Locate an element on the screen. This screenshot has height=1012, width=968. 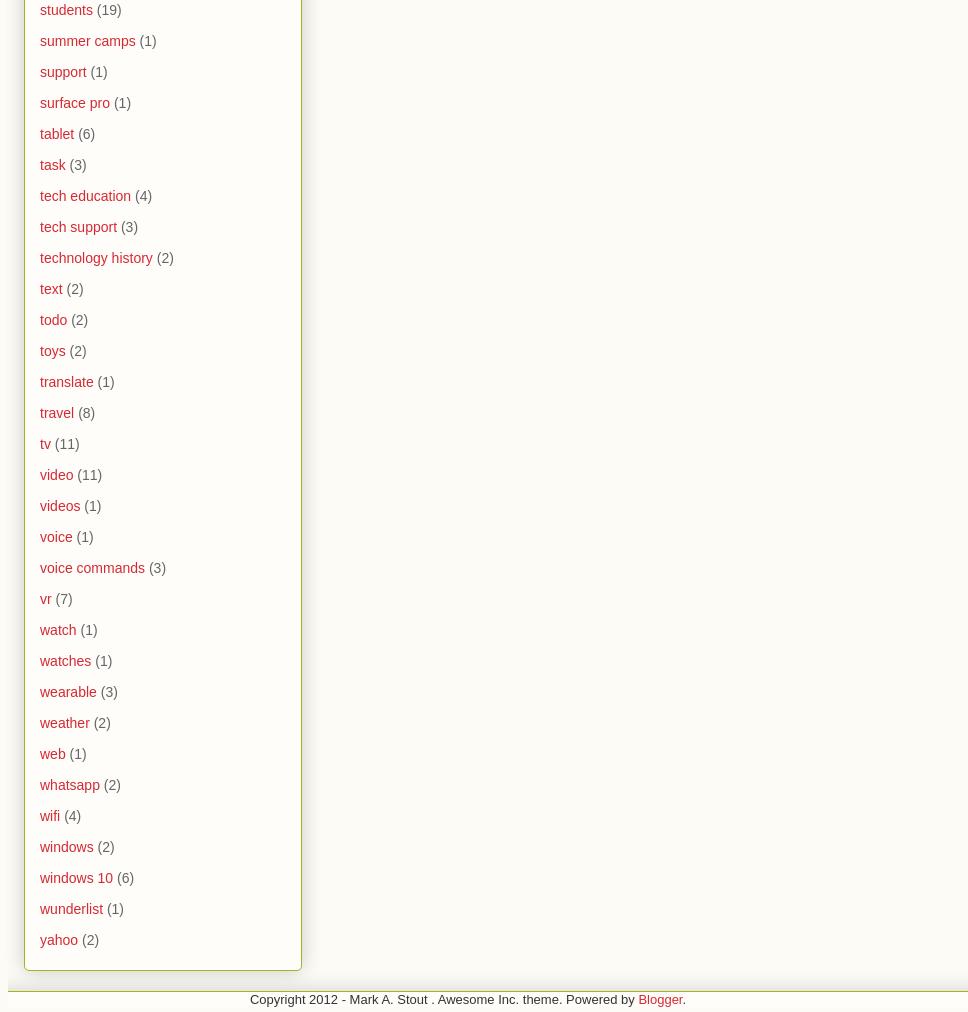
'(8)' is located at coordinates (77, 412).